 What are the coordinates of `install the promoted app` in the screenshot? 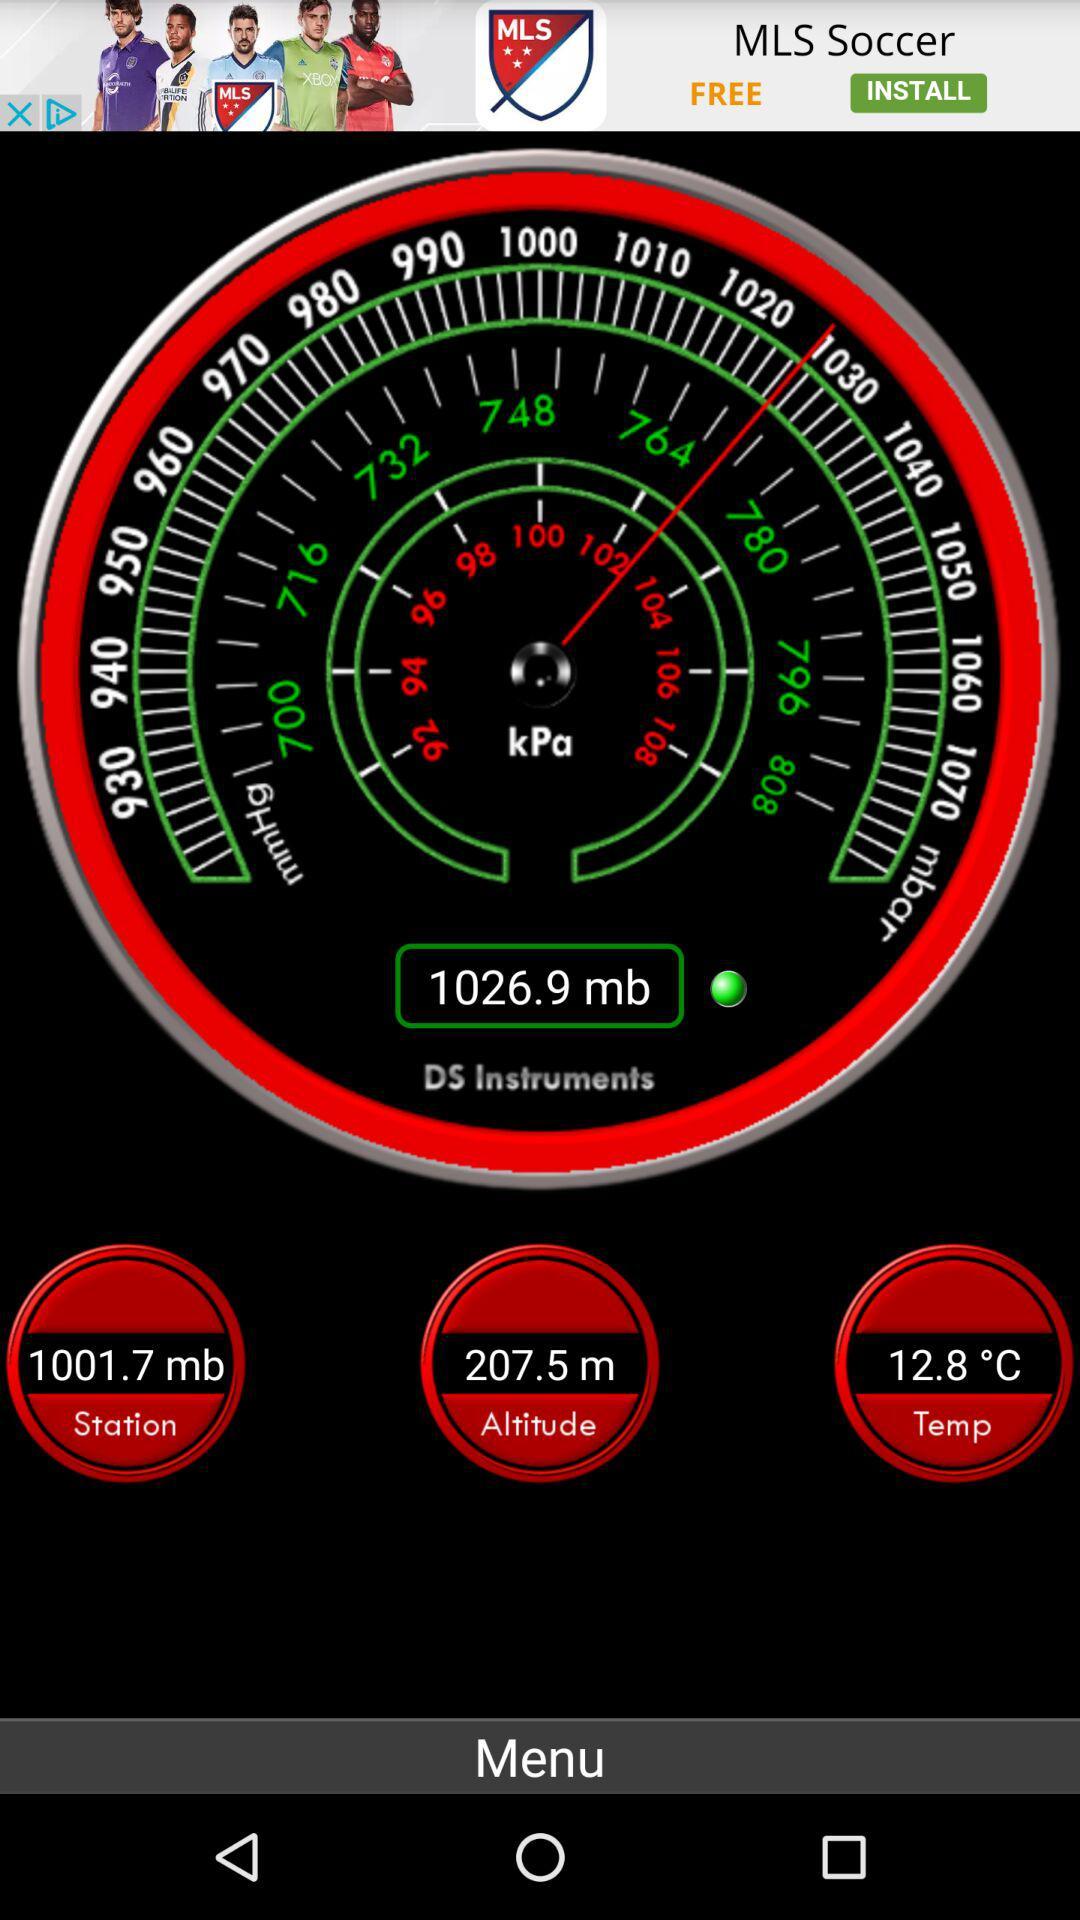 It's located at (540, 65).